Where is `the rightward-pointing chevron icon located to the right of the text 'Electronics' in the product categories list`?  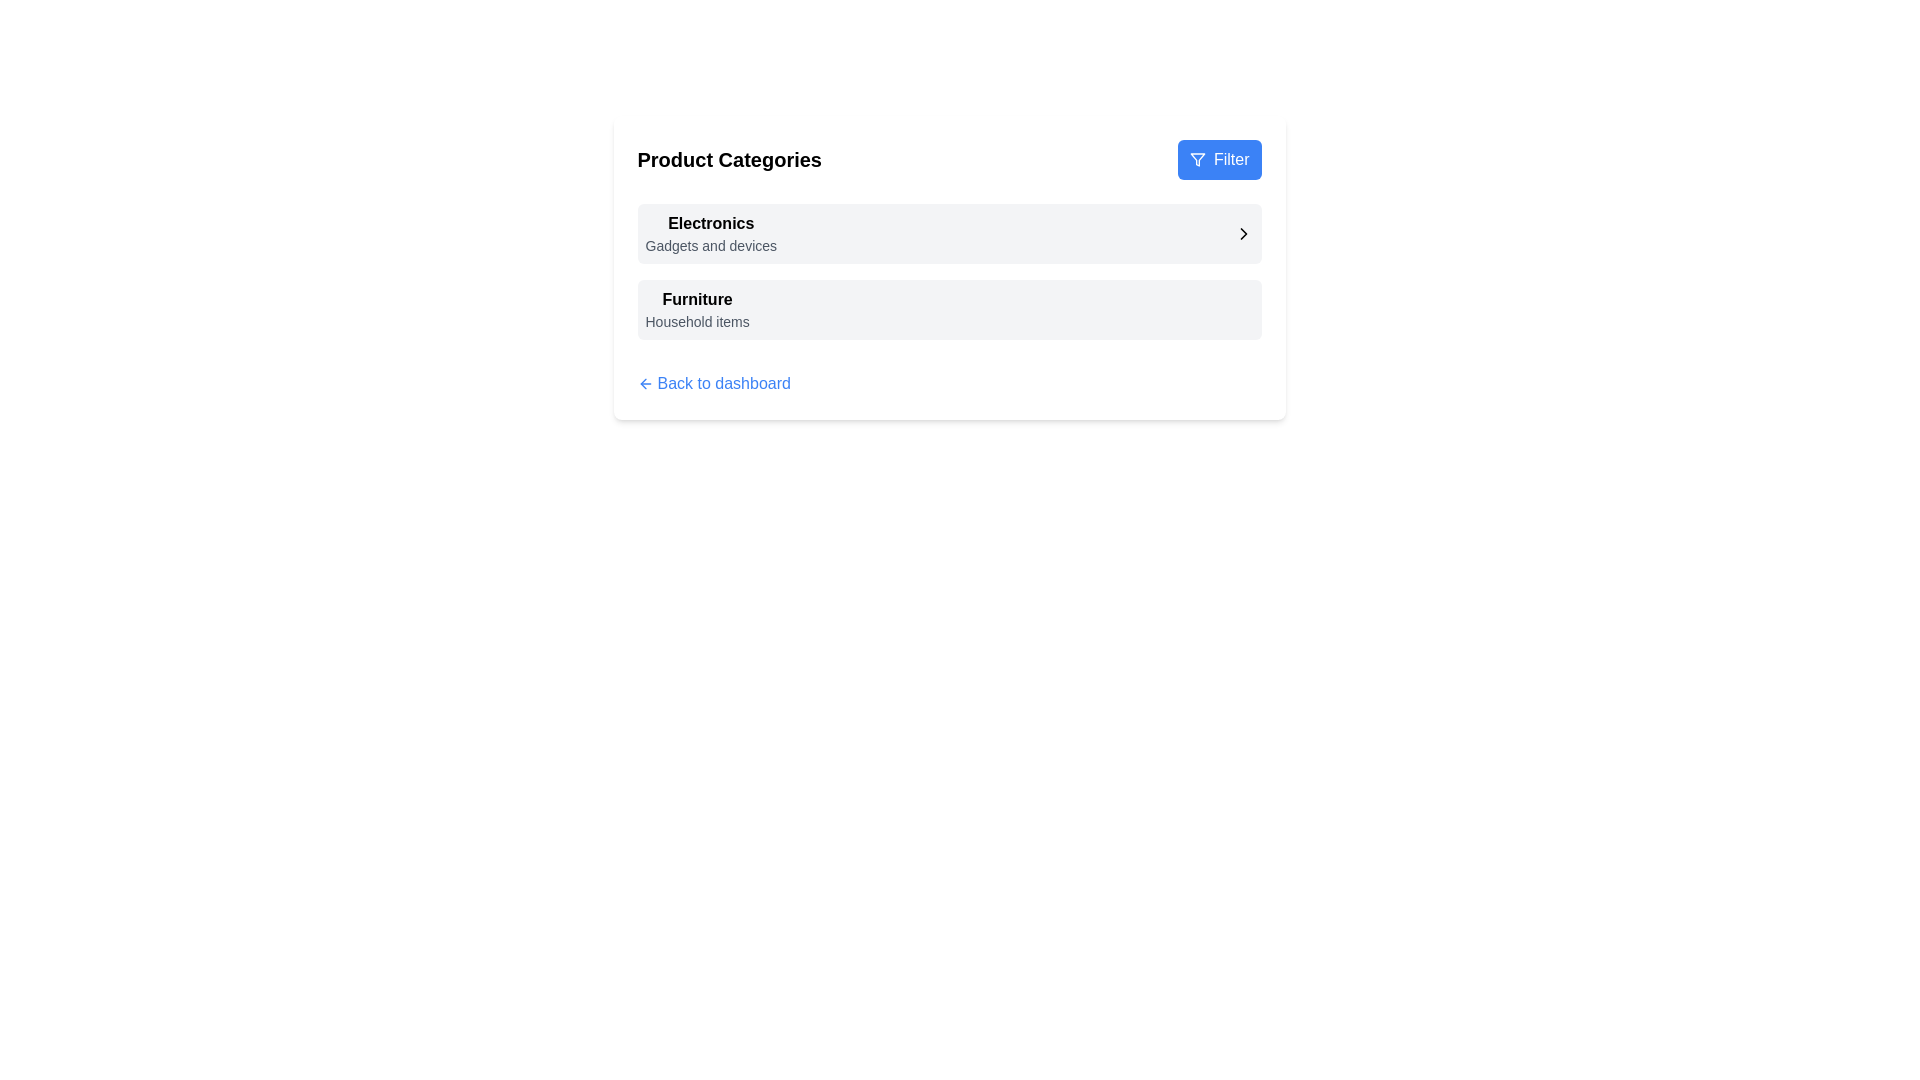
the rightward-pointing chevron icon located to the right of the text 'Electronics' in the product categories list is located at coordinates (1242, 233).